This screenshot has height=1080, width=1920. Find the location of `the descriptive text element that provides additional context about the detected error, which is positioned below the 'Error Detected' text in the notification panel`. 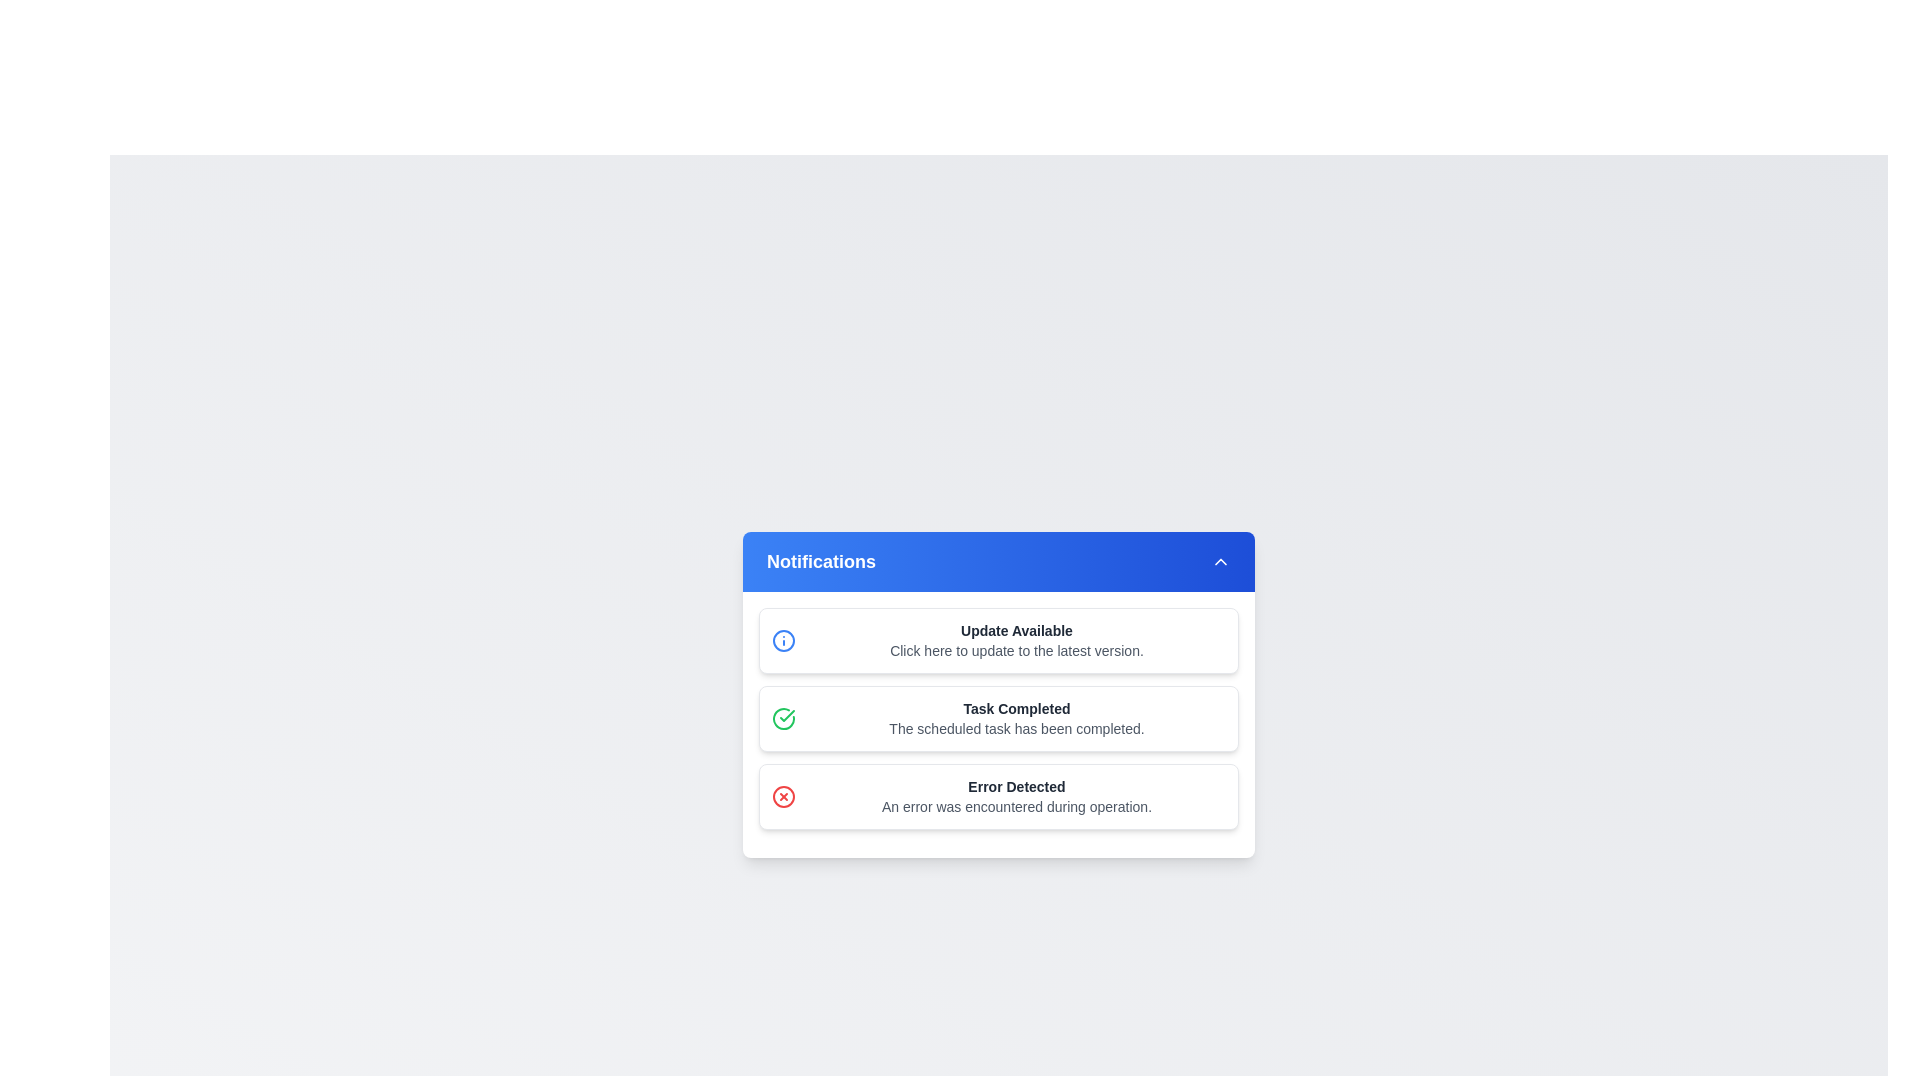

the descriptive text element that provides additional context about the detected error, which is positioned below the 'Error Detected' text in the notification panel is located at coordinates (1017, 805).